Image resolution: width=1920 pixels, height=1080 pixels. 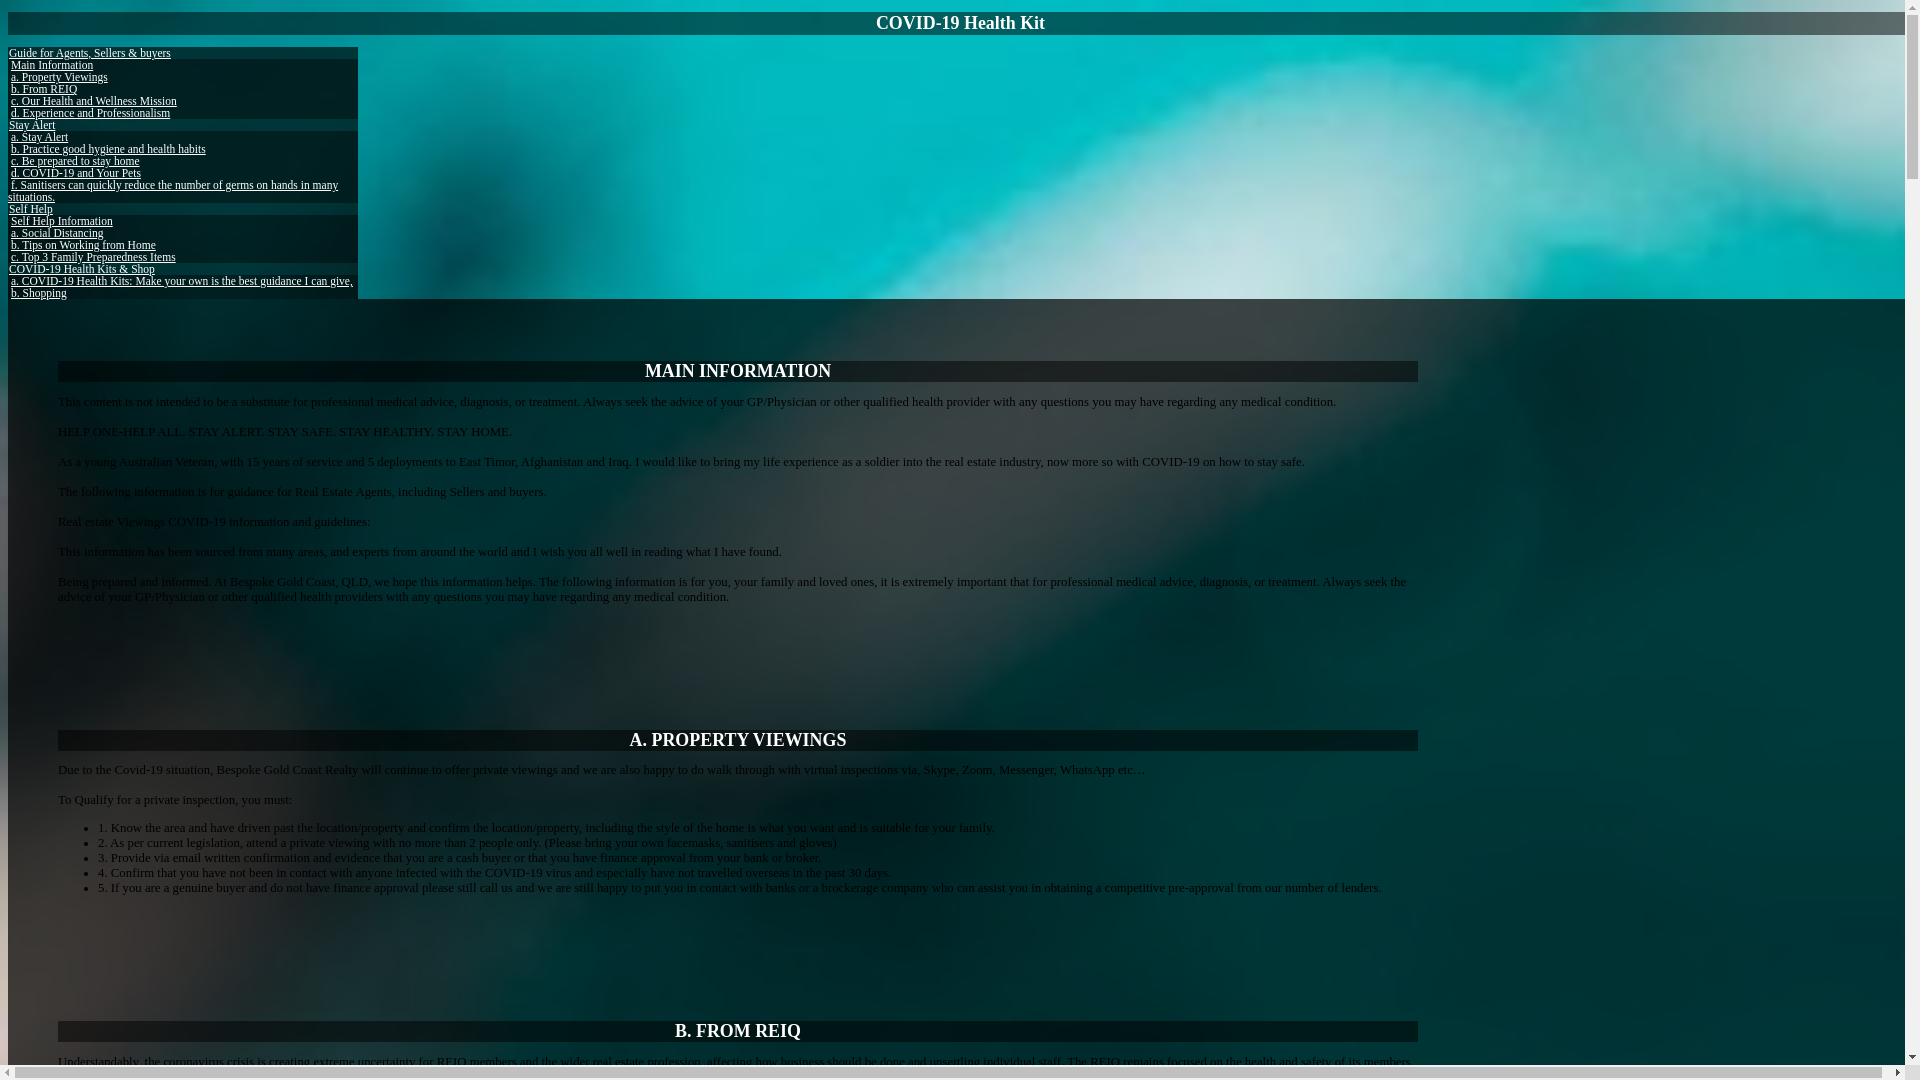 What do you see at coordinates (9, 76) in the screenshot?
I see `'a. Property Viewings'` at bounding box center [9, 76].